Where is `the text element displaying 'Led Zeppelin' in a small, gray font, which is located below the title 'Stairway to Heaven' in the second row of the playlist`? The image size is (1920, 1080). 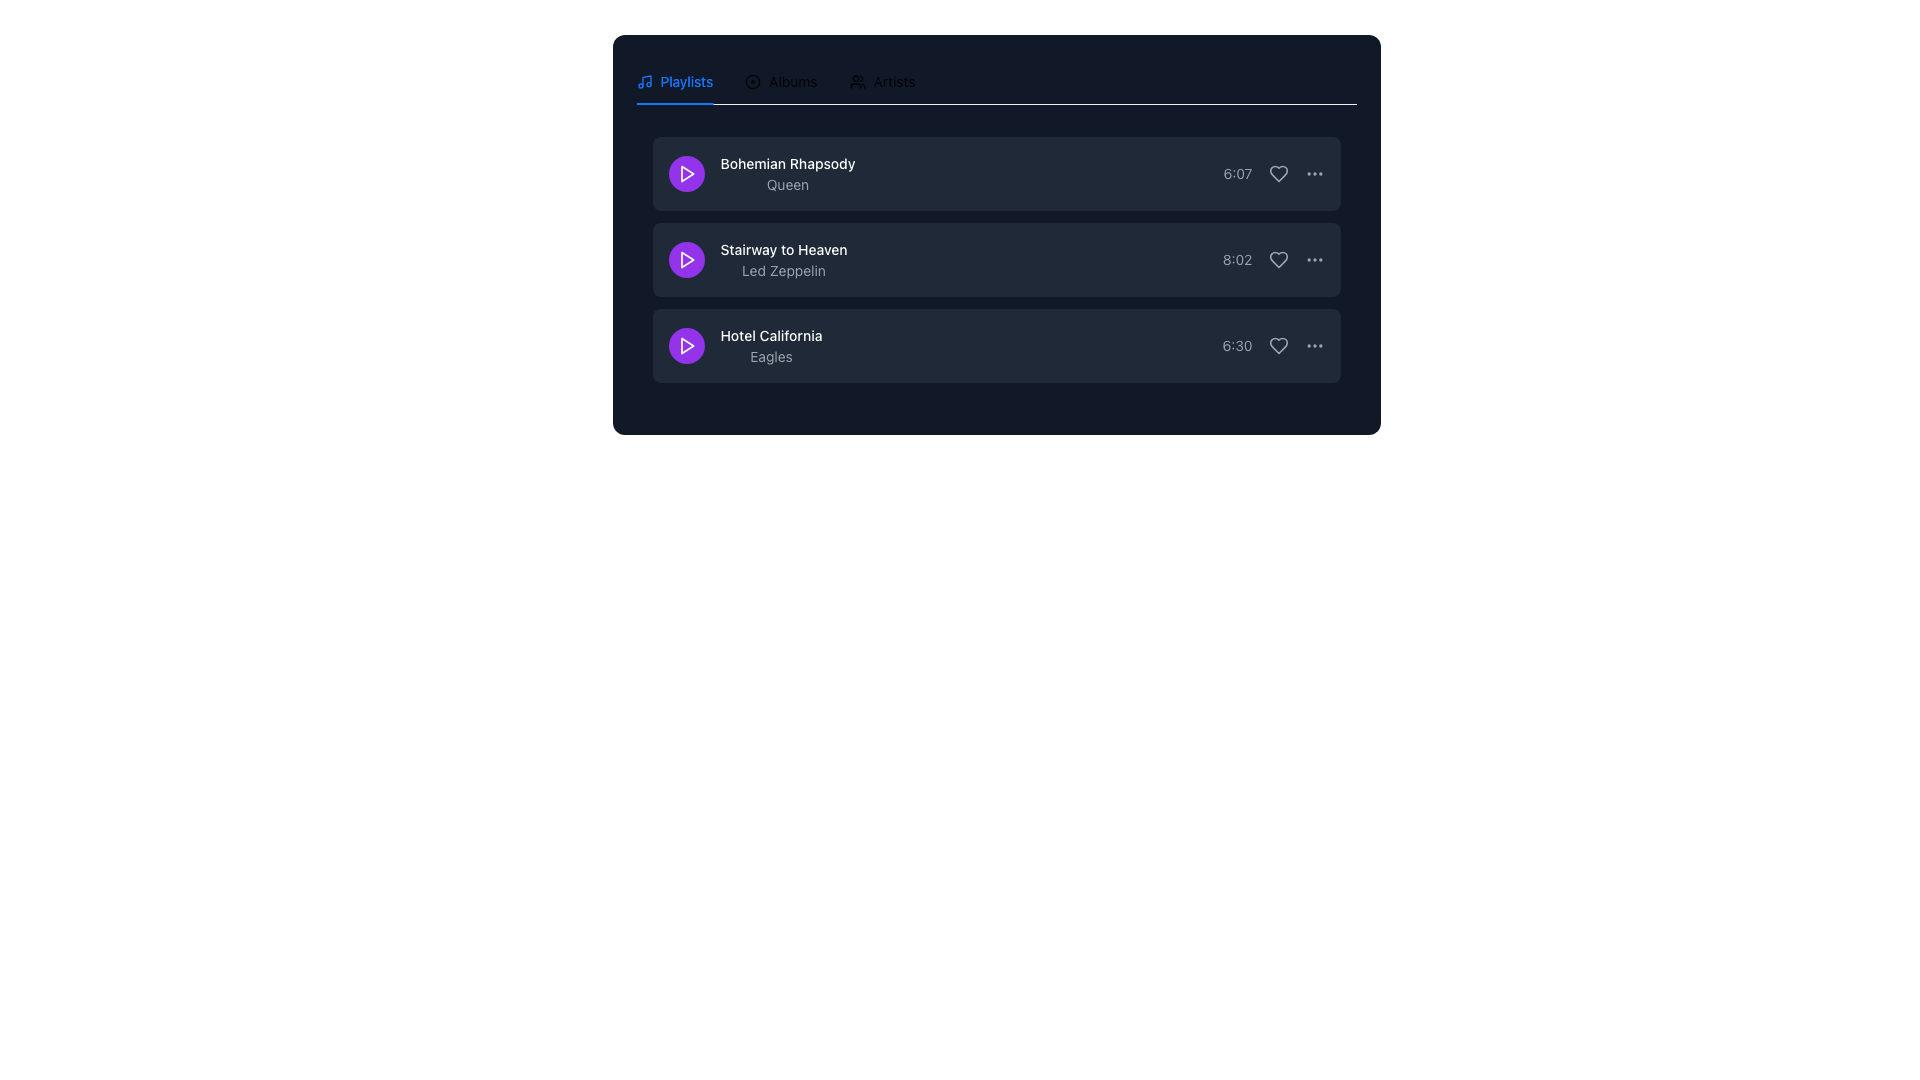
the text element displaying 'Led Zeppelin' in a small, gray font, which is located below the title 'Stairway to Heaven' in the second row of the playlist is located at coordinates (782, 270).